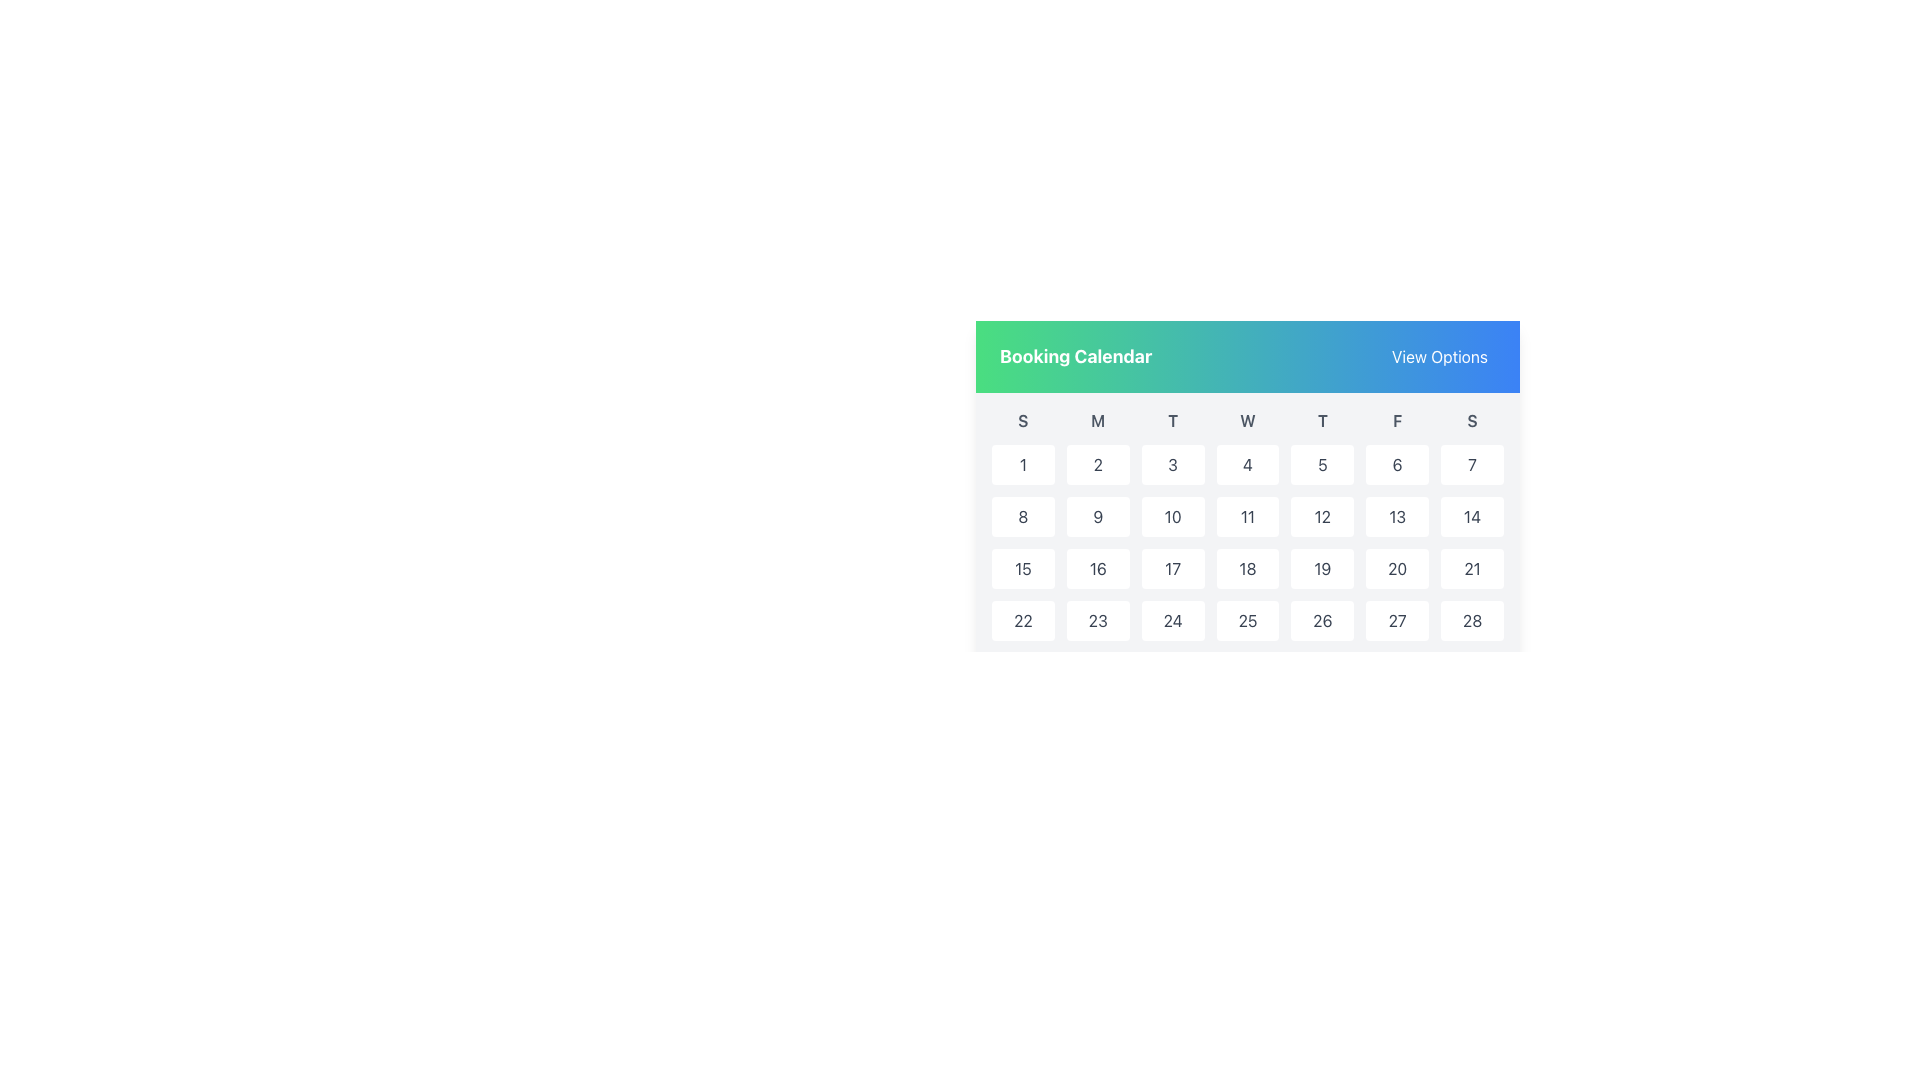 The height and width of the screenshot is (1080, 1920). I want to click on the date label displaying the 15th in the calendar interface, so click(1023, 569).